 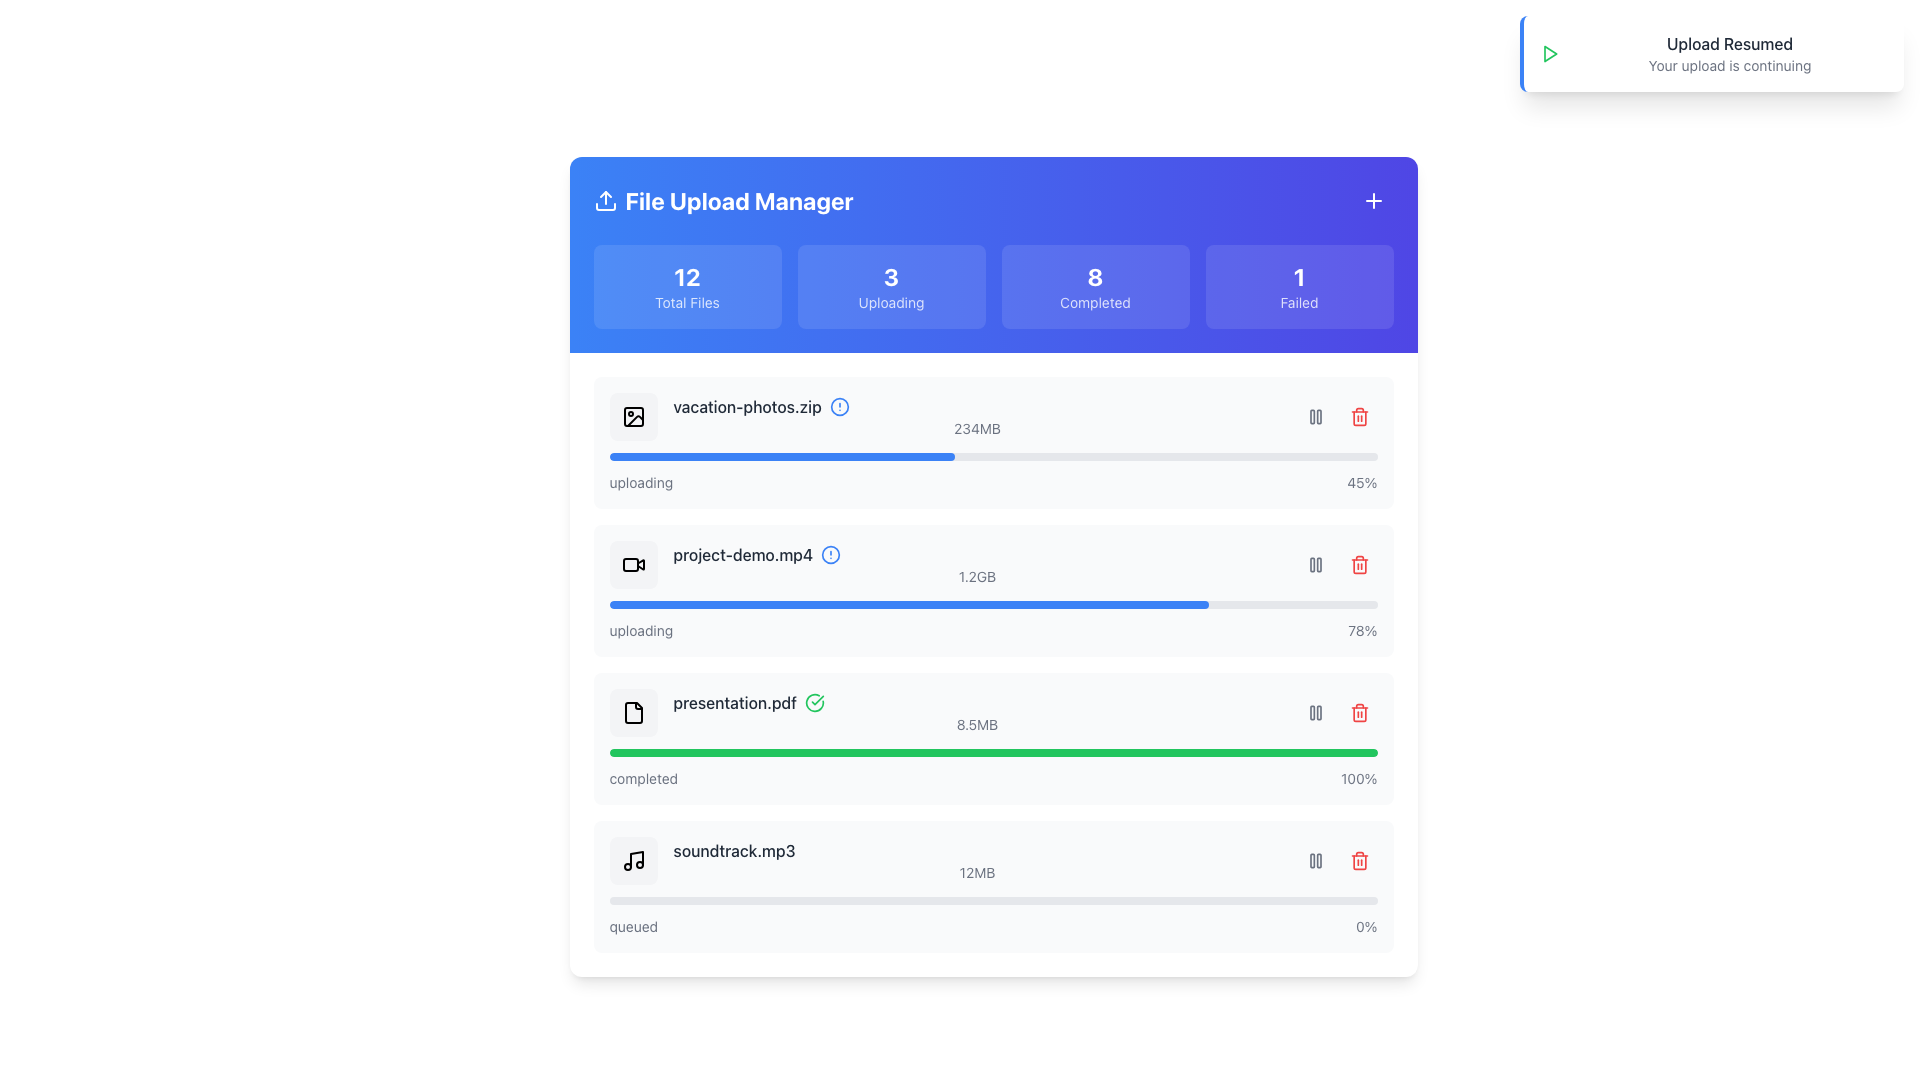 I want to click on the file type icon representing 'presentation.pdf', so click(x=632, y=712).